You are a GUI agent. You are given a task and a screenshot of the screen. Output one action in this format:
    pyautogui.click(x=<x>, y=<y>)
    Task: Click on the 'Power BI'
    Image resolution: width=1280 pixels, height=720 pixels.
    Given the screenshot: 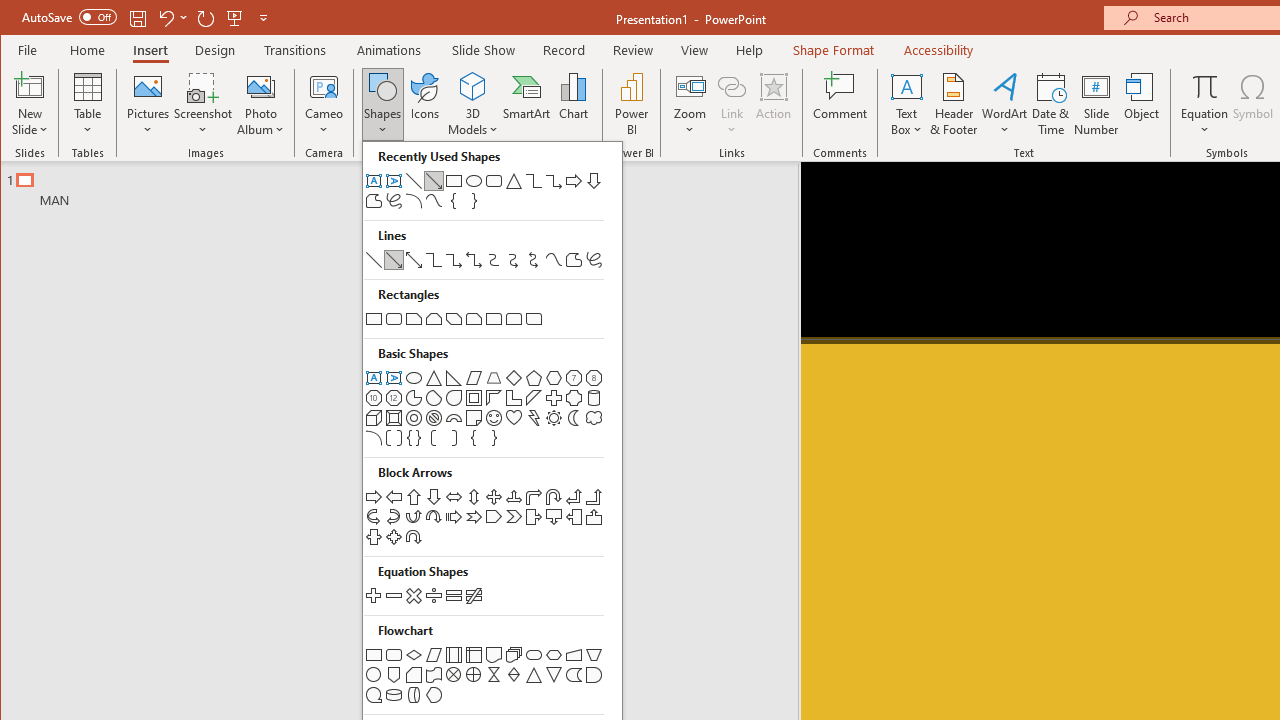 What is the action you would take?
    pyautogui.click(x=630, y=104)
    